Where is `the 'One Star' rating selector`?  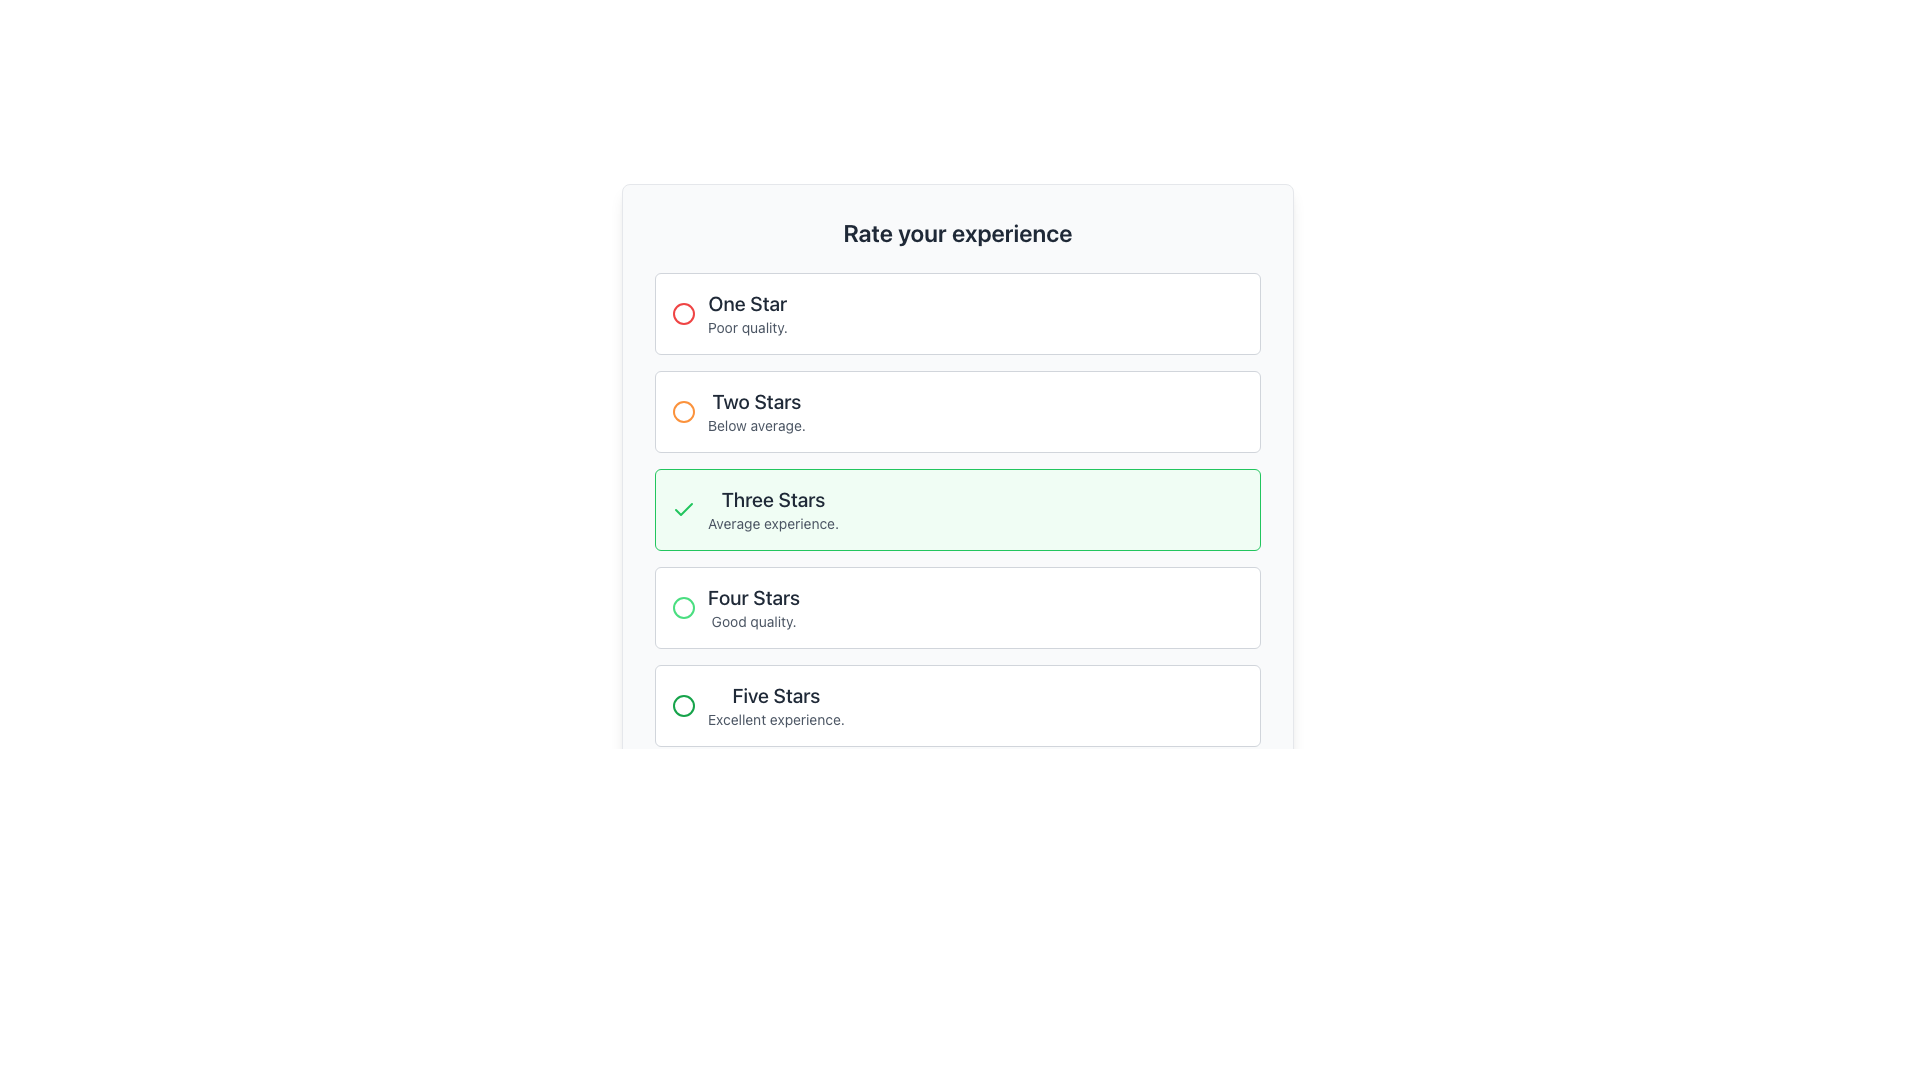
the 'One Star' rating selector is located at coordinates (957, 313).